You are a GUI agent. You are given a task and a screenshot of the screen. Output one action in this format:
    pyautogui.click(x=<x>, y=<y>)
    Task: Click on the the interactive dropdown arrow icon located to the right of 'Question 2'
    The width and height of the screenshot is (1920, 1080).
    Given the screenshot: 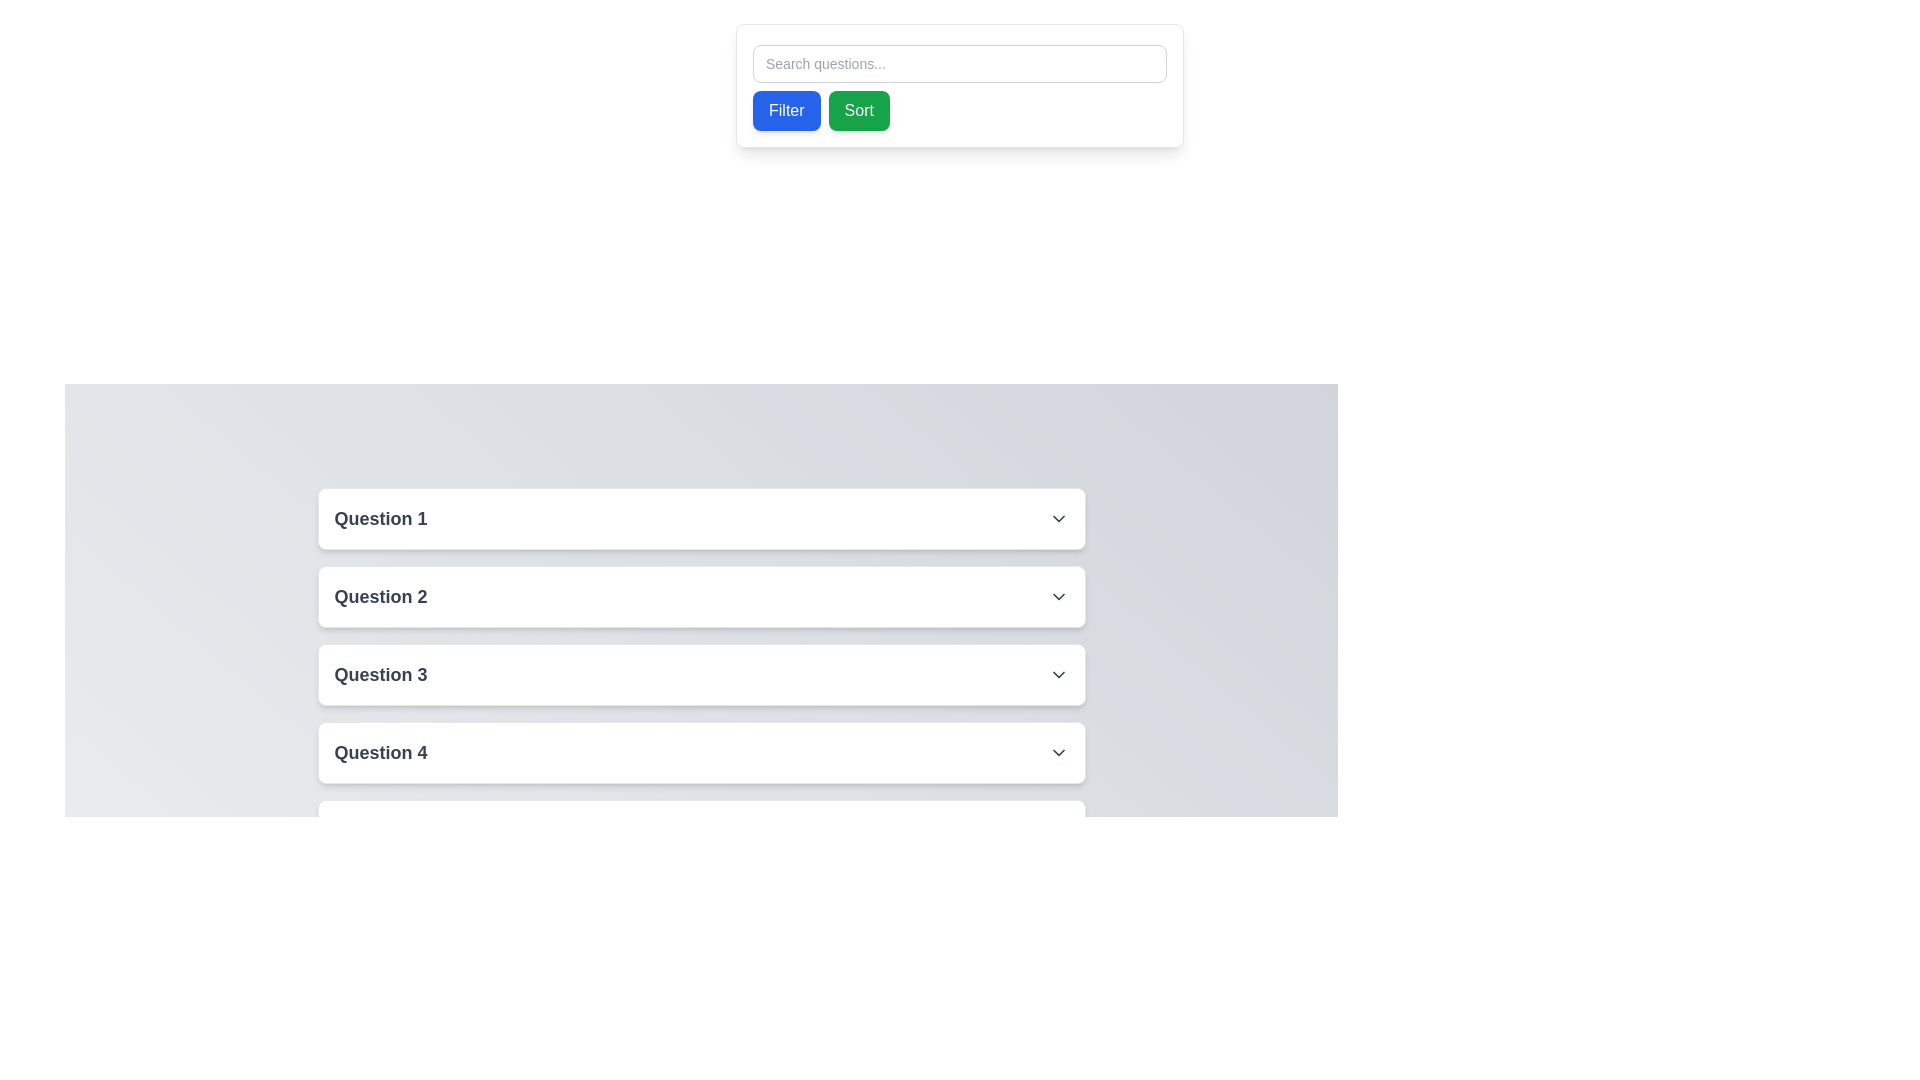 What is the action you would take?
    pyautogui.click(x=1057, y=596)
    